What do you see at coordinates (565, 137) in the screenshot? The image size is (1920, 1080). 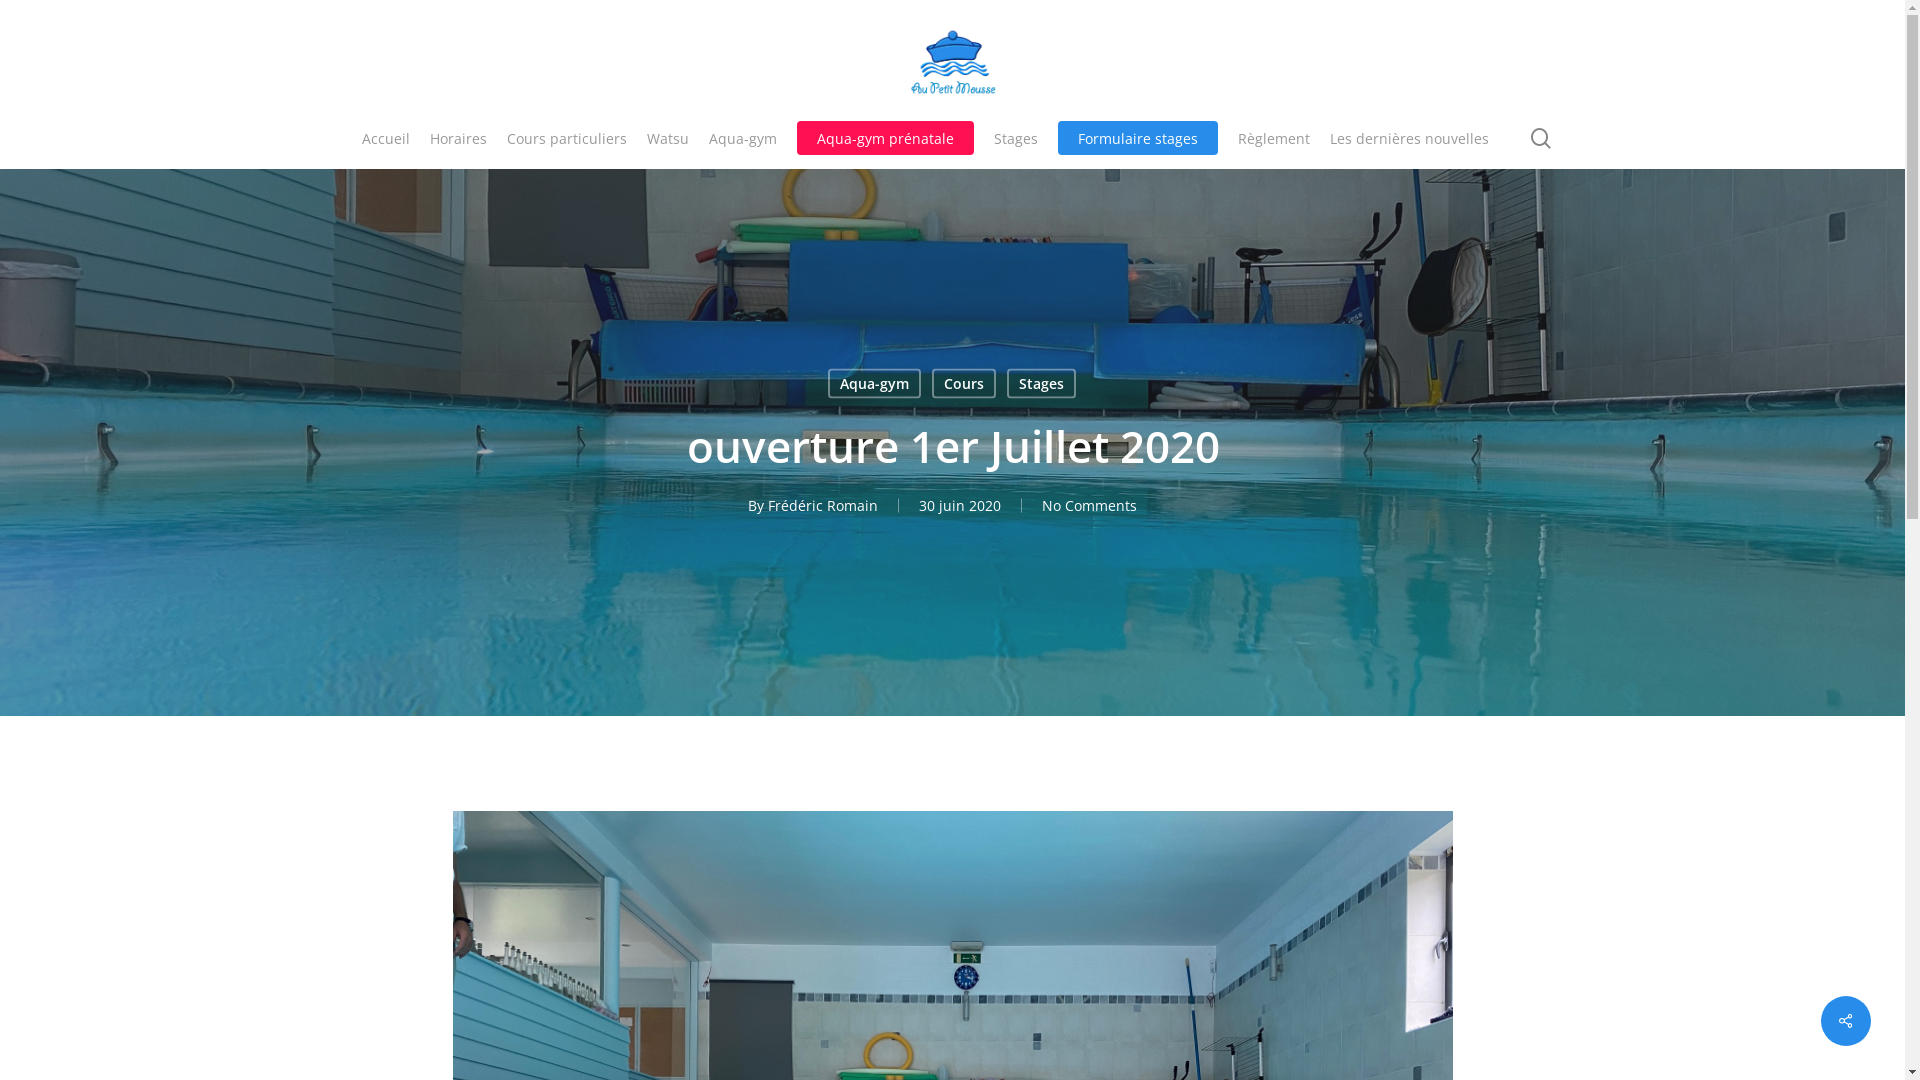 I see `'Cours particuliers'` at bounding box center [565, 137].